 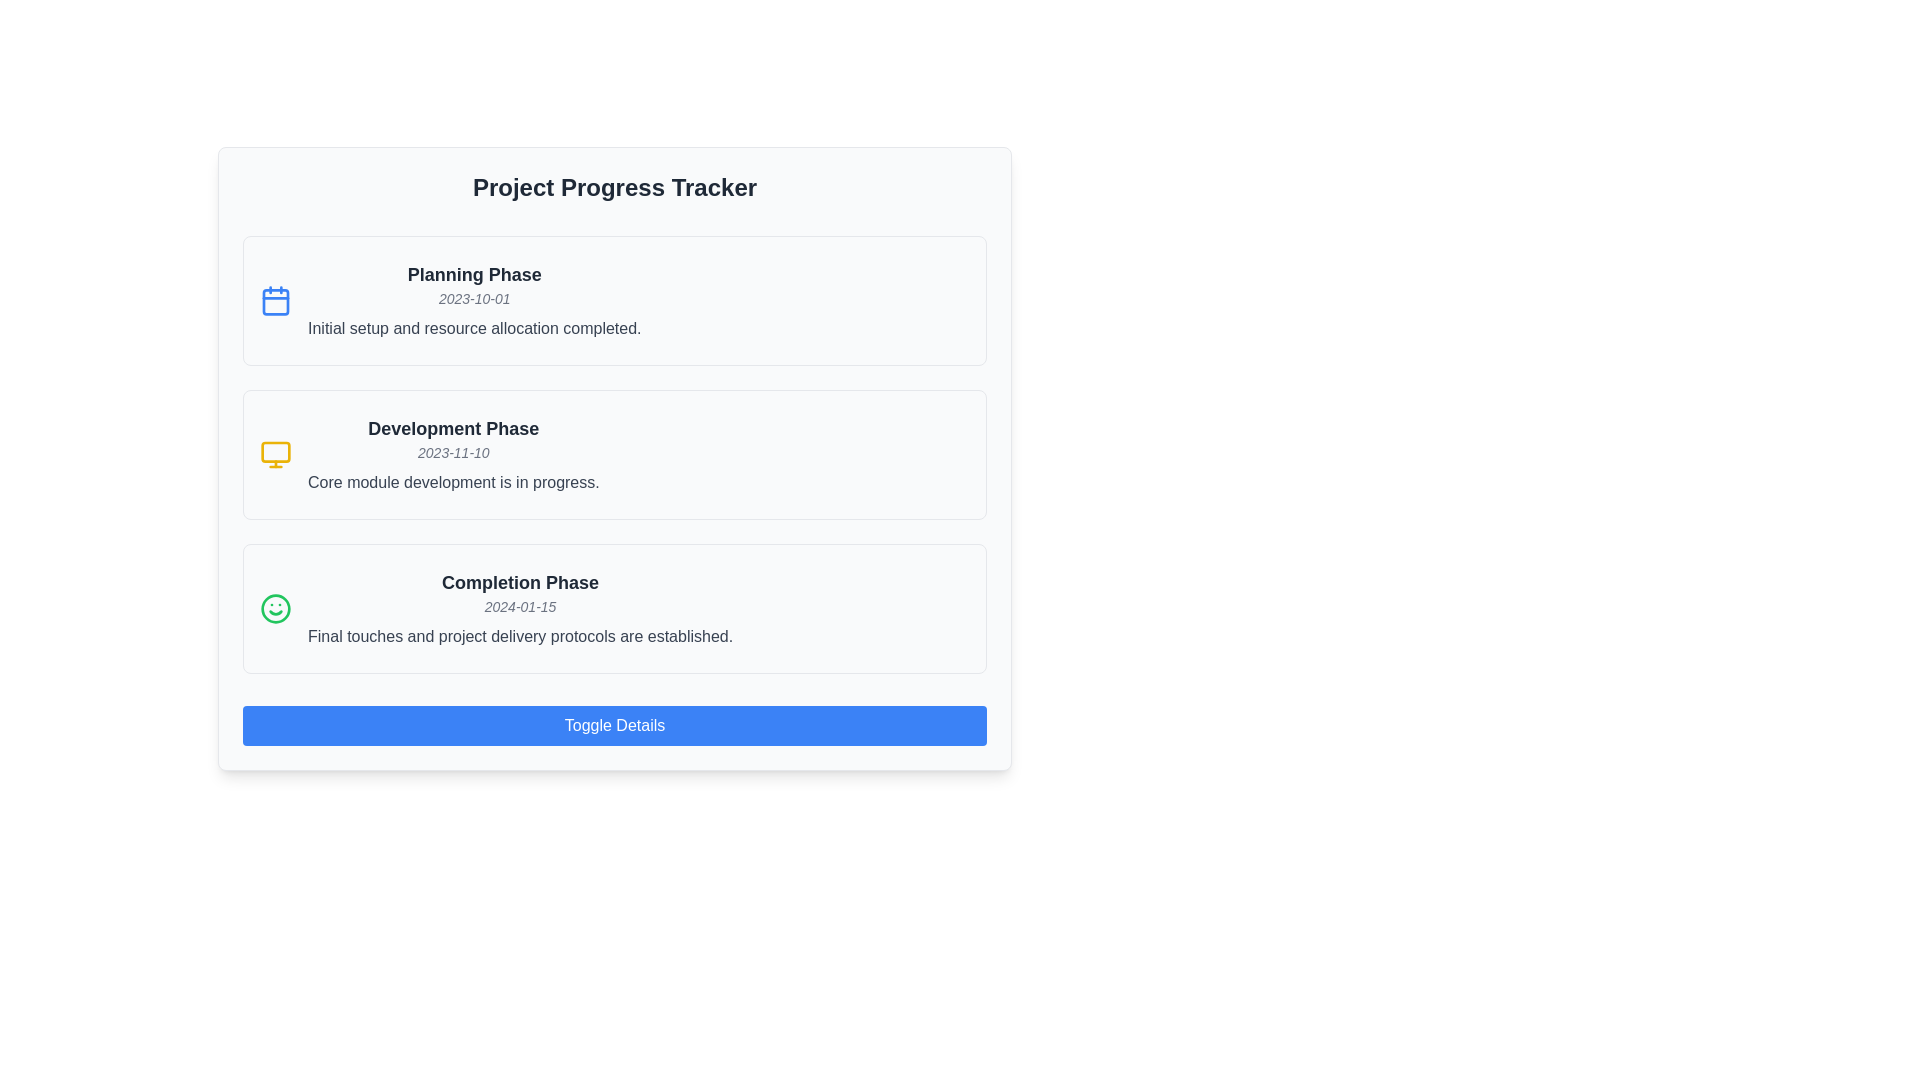 What do you see at coordinates (274, 451) in the screenshot?
I see `the Decorative SVG Shape that is a rectangular element with rounded corners, located at the center of a monitor-like SVG icon in the 'Development Phase' section of the 'Project Progress Tracker' interface` at bounding box center [274, 451].